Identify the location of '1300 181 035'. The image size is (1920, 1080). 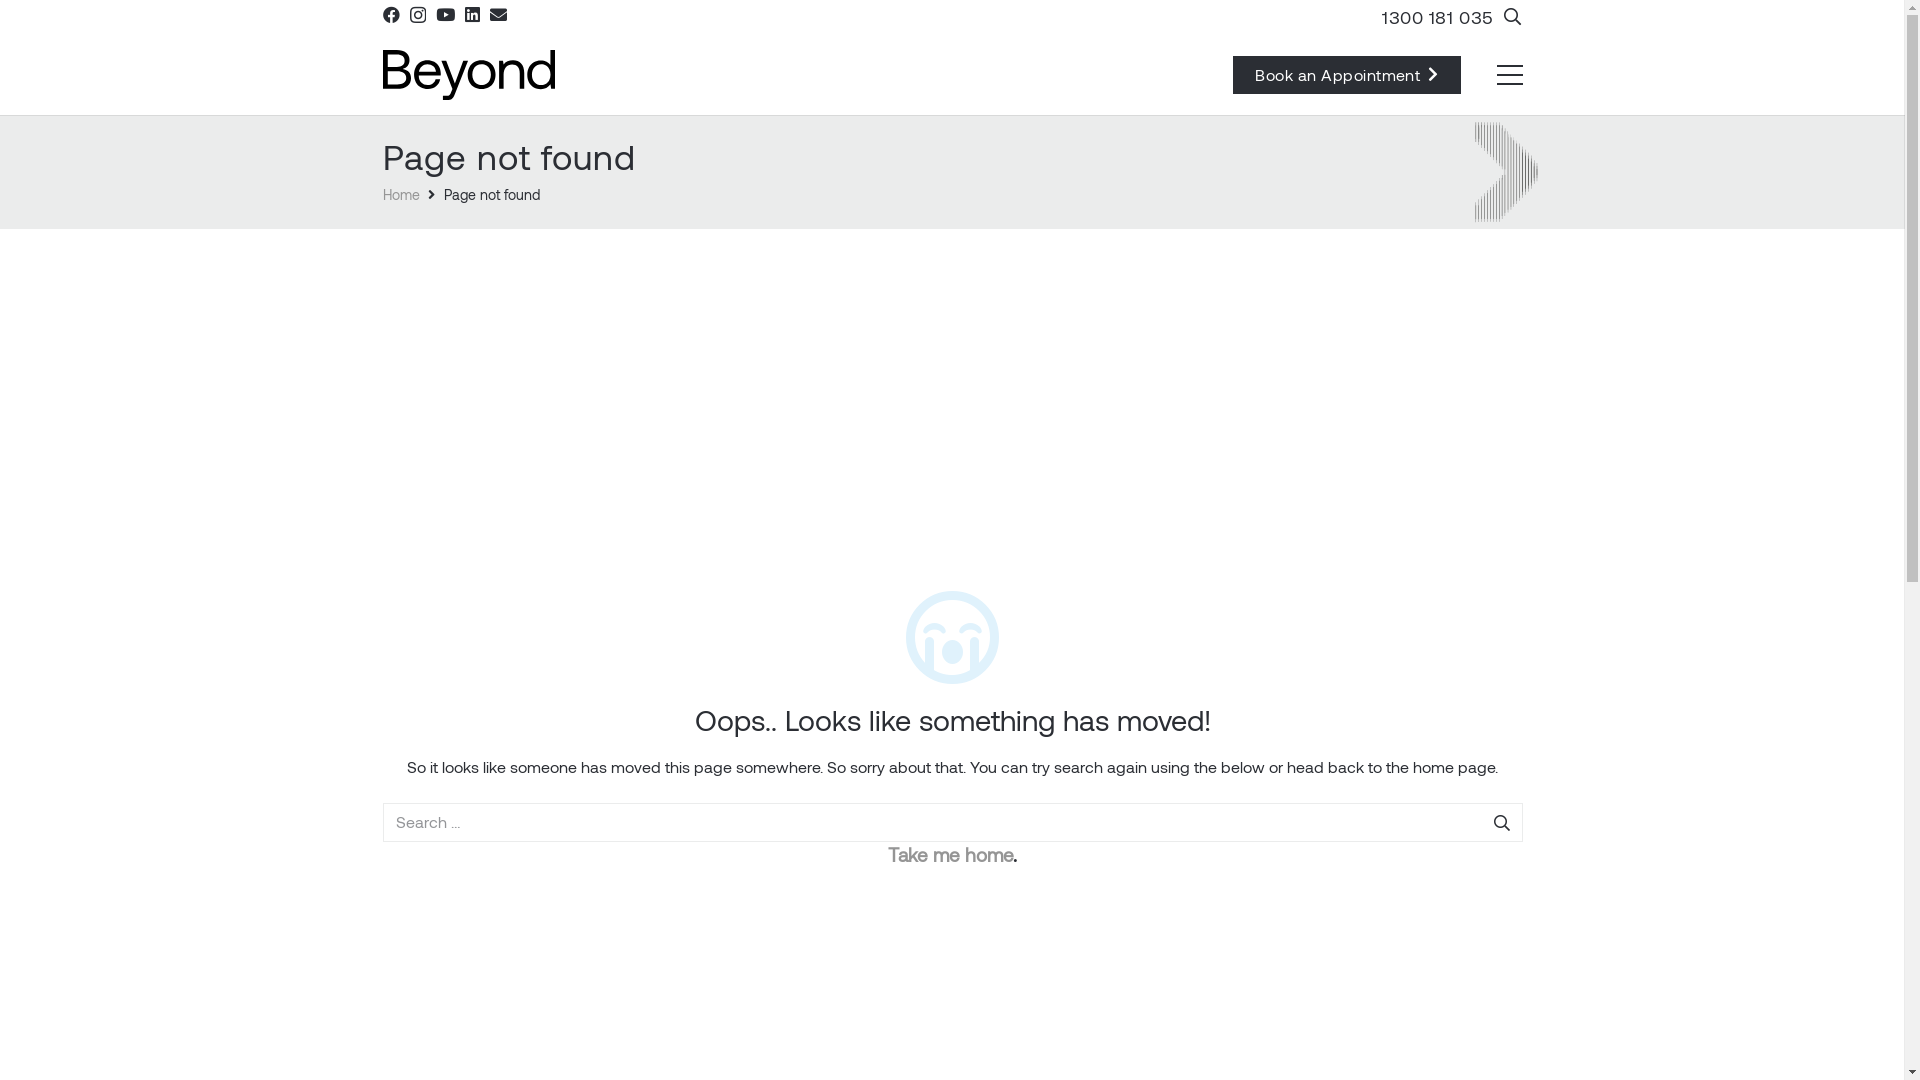
(1070, 782).